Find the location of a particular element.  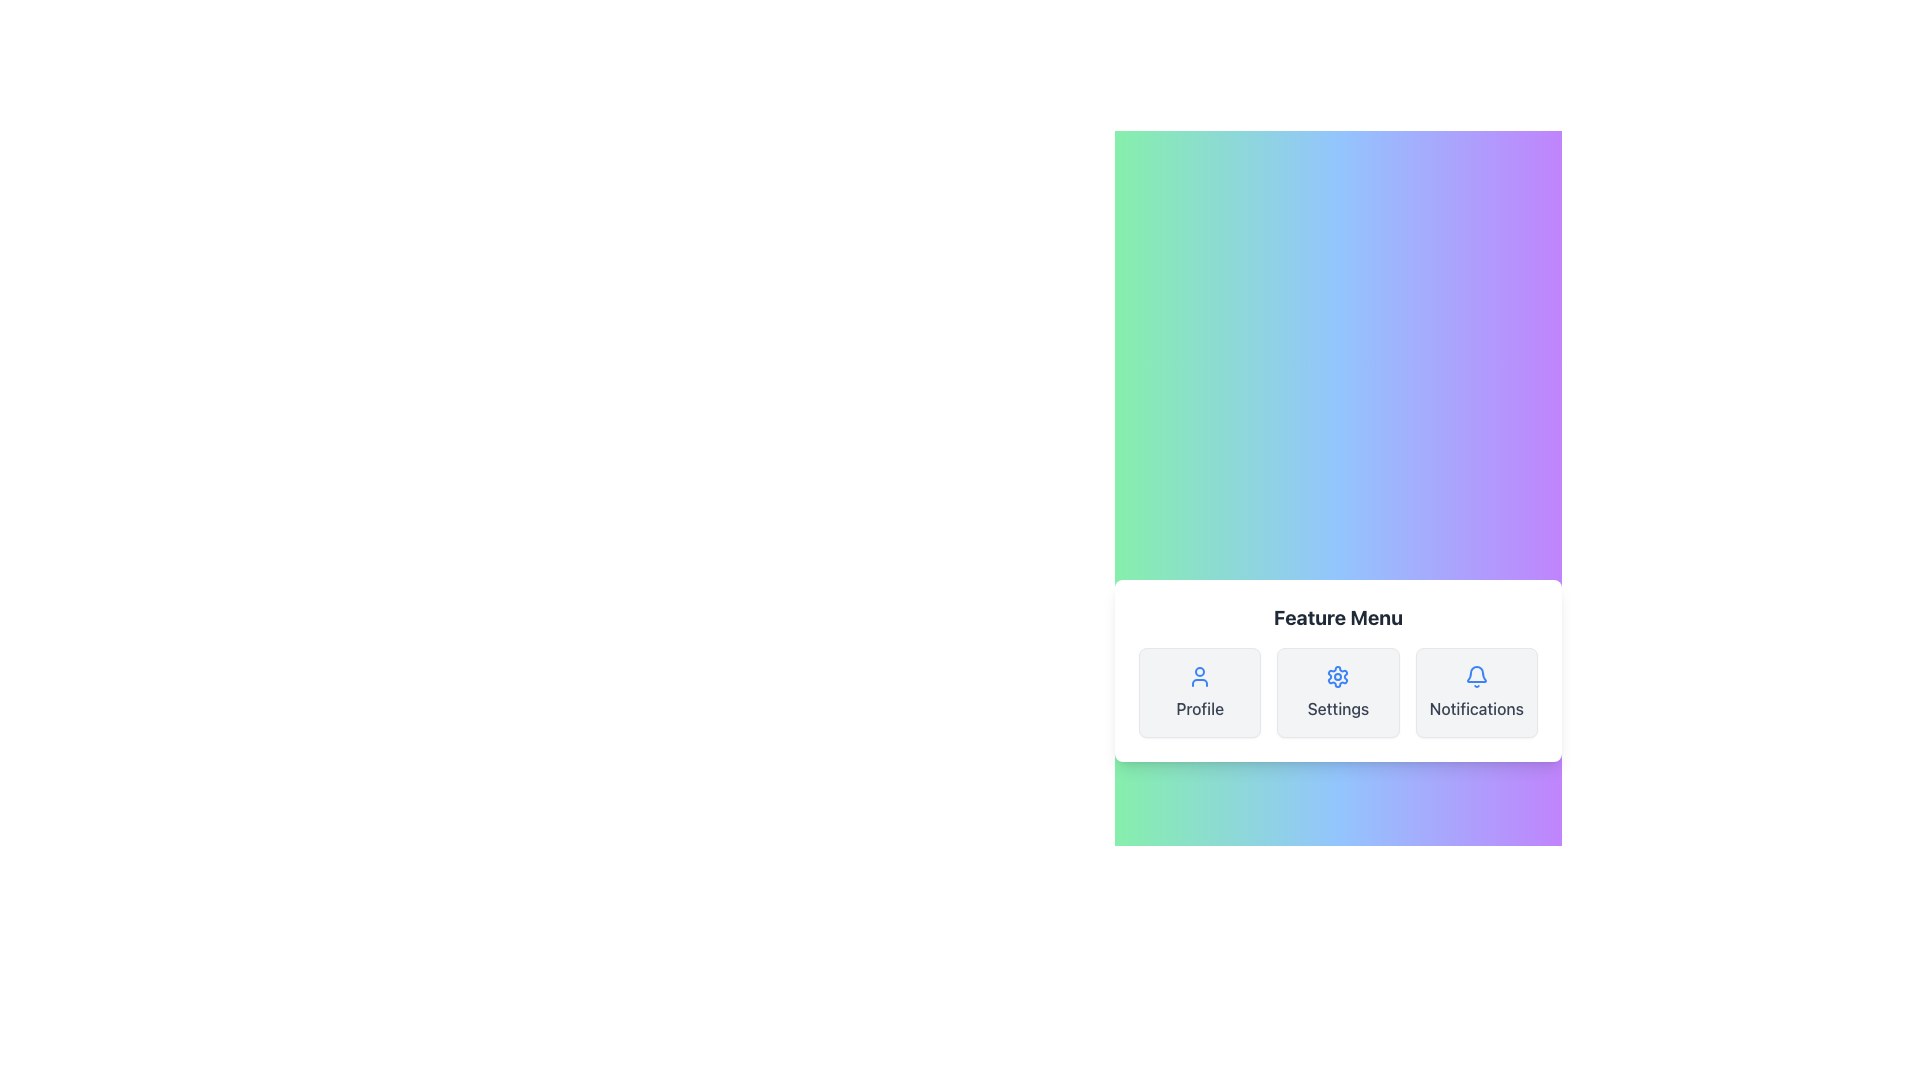

the 'Settings' button, which features a blue cogwheel icon and medium-weight gray text beneath it, centrally positioned in a three-column layout is located at coordinates (1338, 692).